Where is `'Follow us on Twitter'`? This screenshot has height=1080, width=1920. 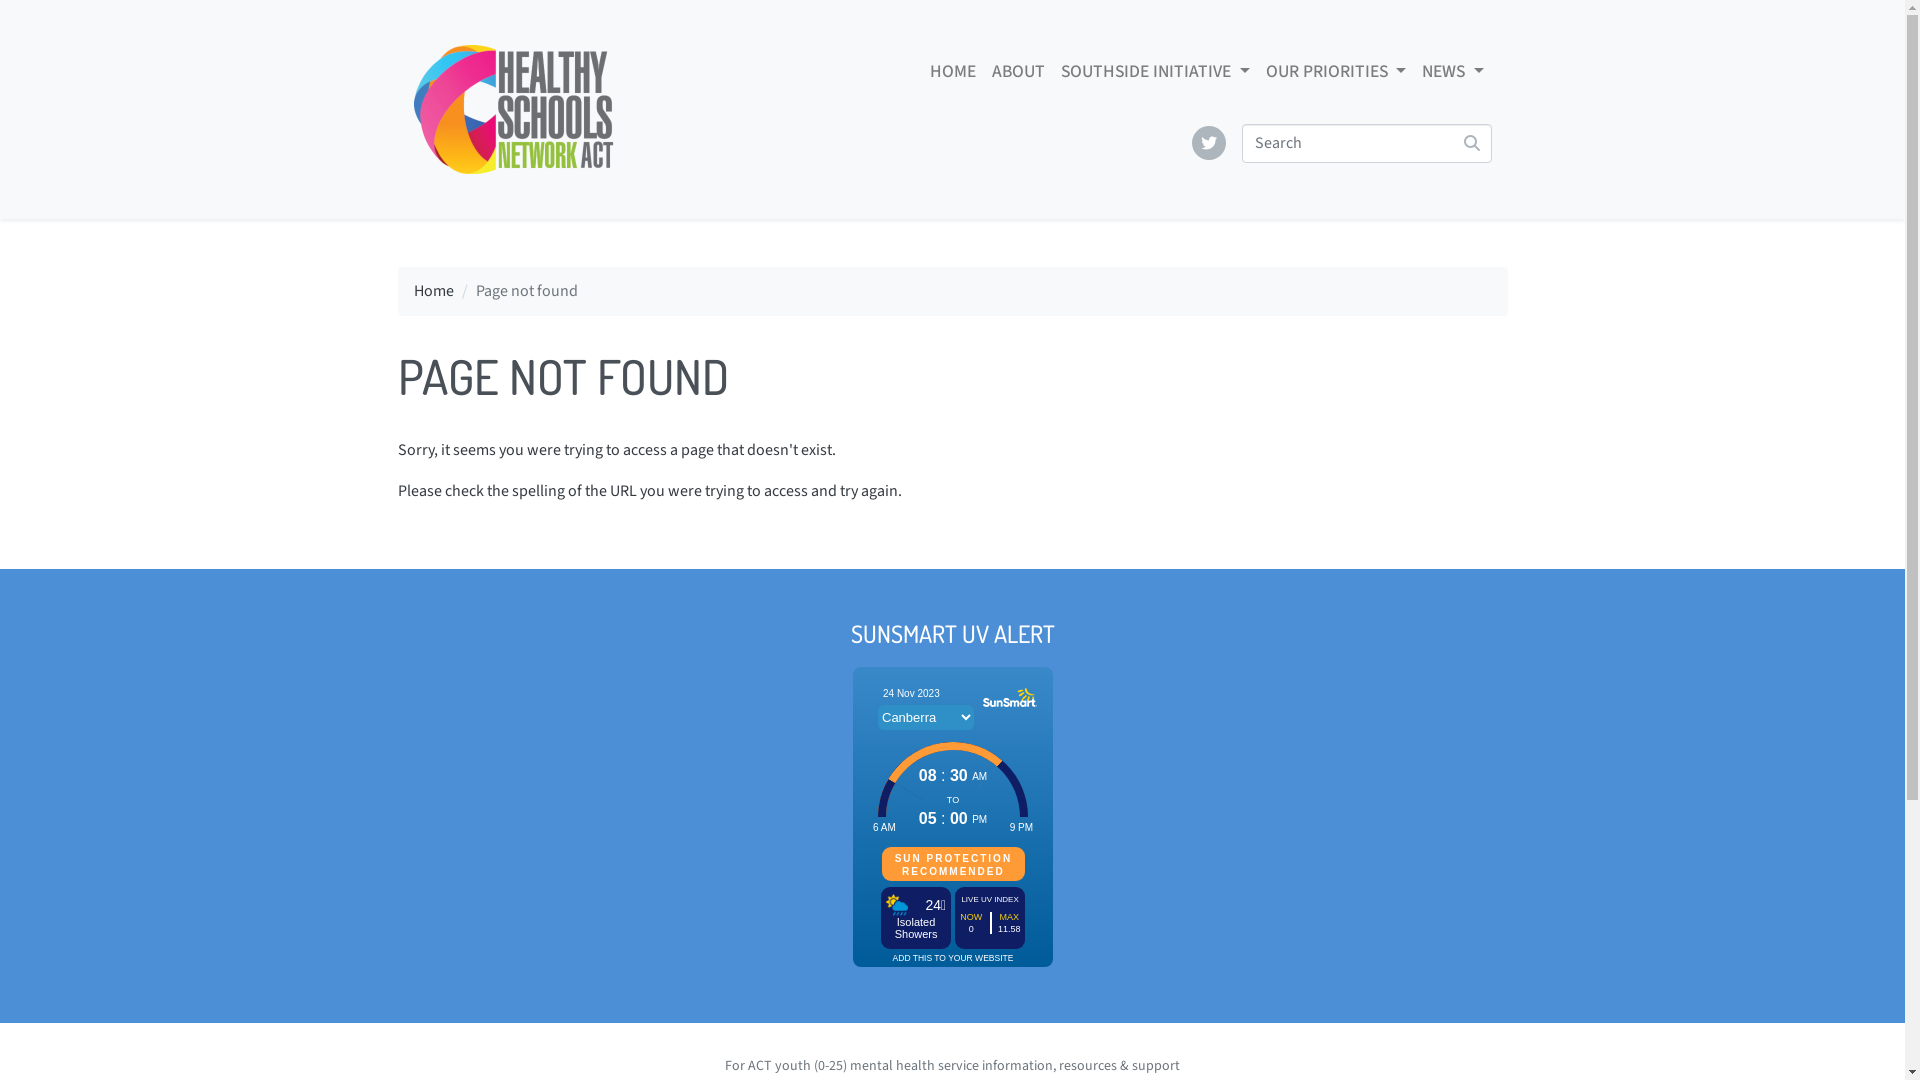
'Follow us on Twitter' is located at coordinates (1208, 141).